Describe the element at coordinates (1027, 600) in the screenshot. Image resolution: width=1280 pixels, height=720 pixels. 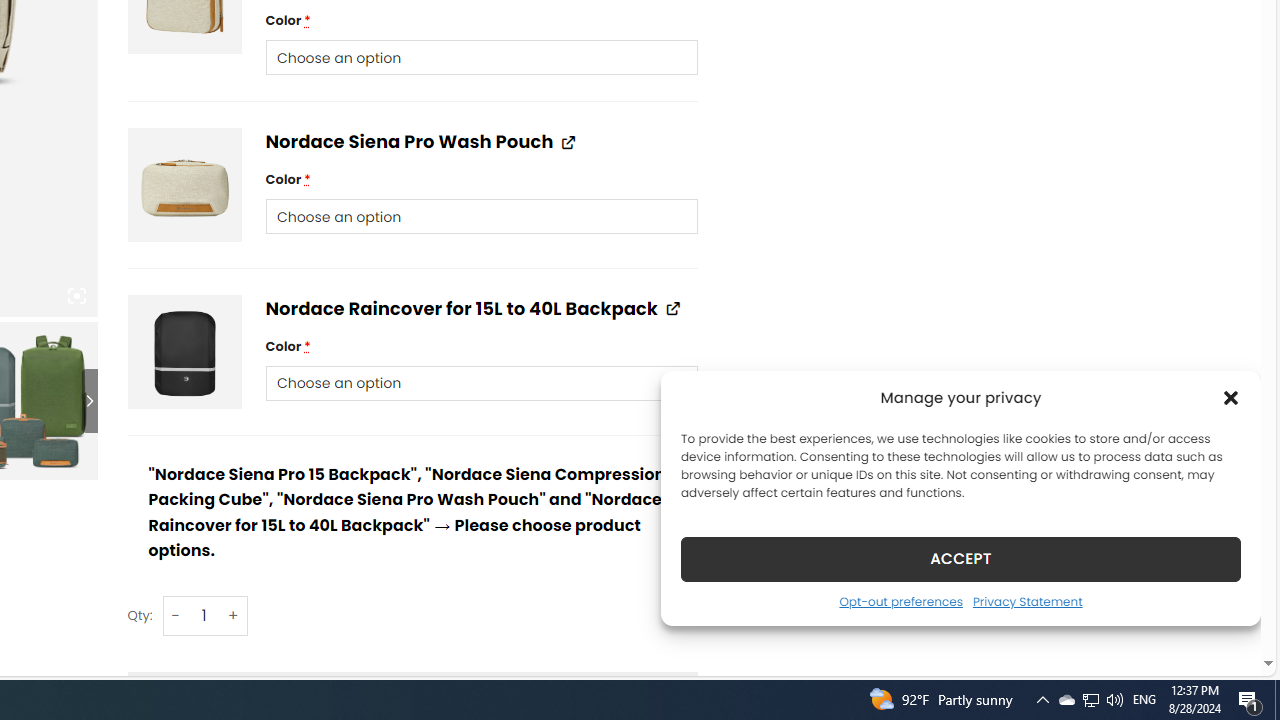
I see `'Privacy Statement'` at that location.